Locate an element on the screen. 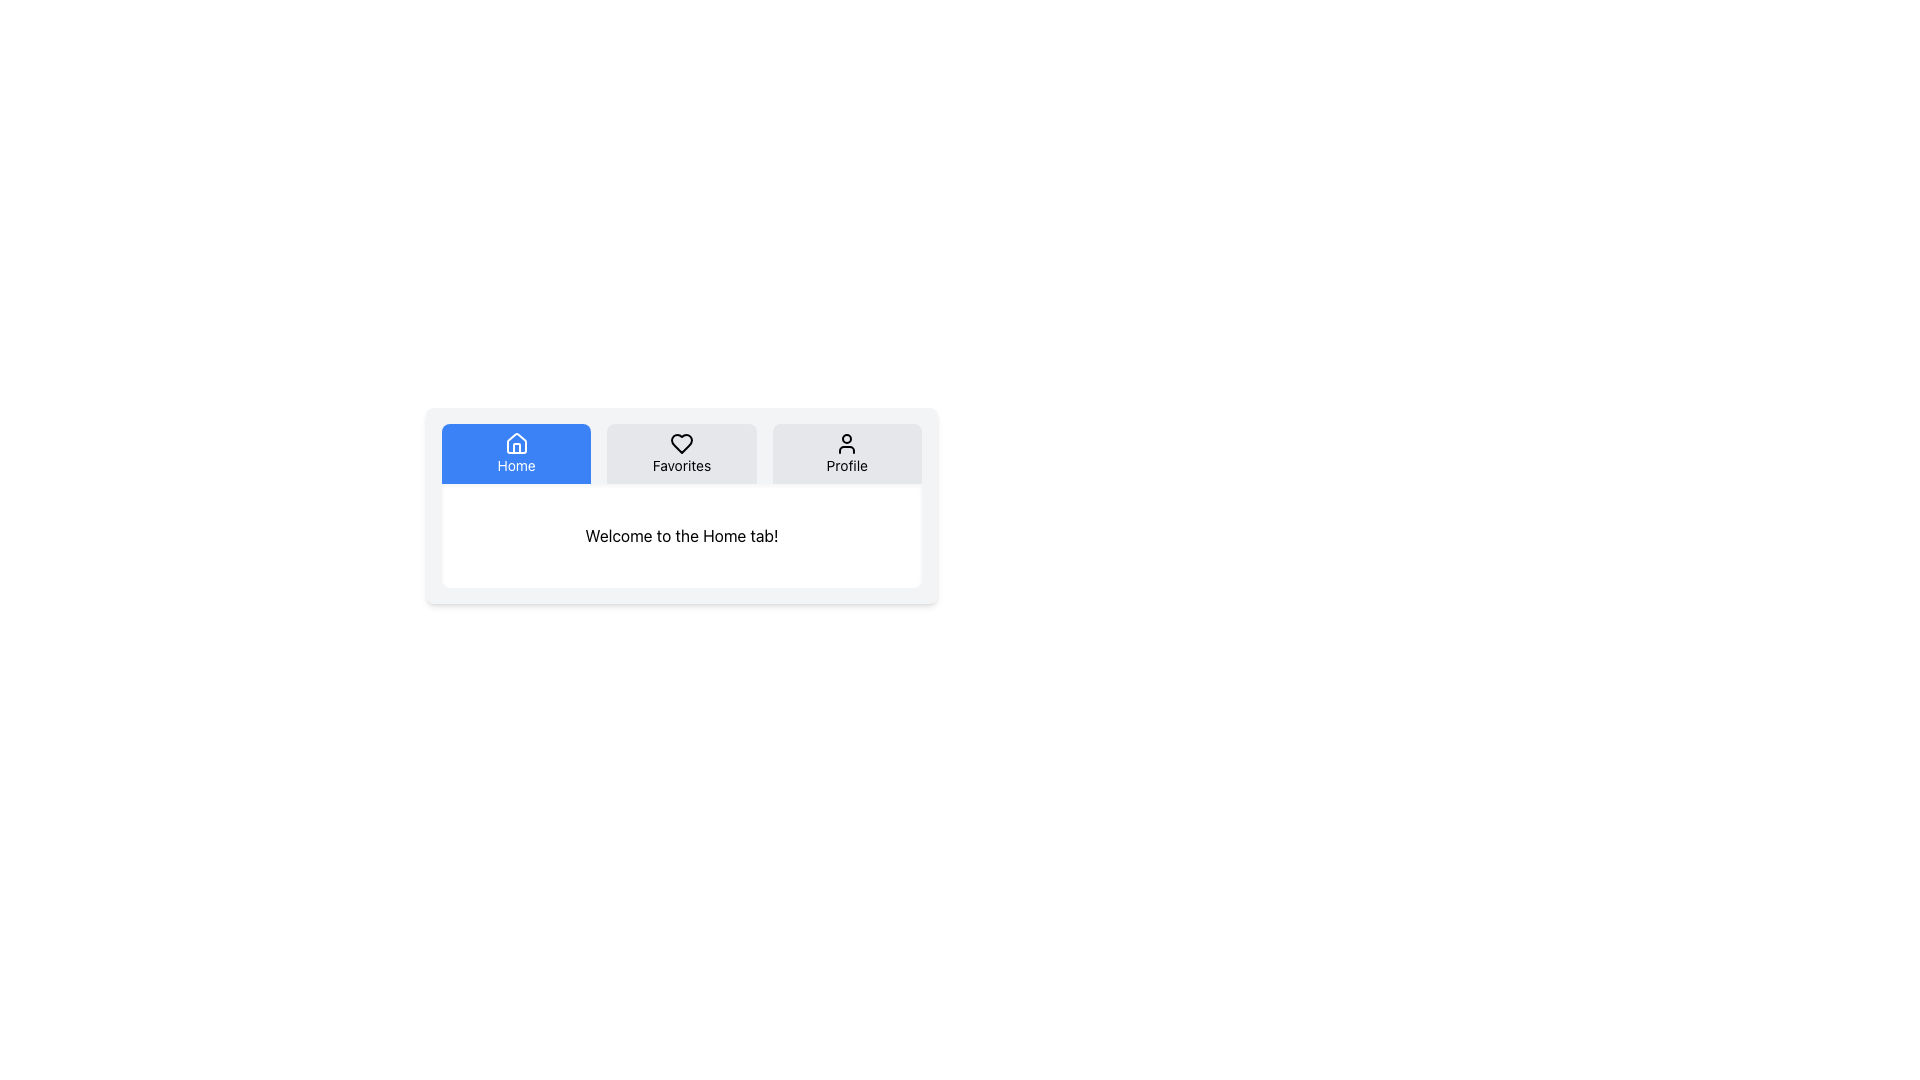  the 'Favorites' text label in the second tab of the navigation menu, which identifies the favorites section for the user is located at coordinates (681, 466).